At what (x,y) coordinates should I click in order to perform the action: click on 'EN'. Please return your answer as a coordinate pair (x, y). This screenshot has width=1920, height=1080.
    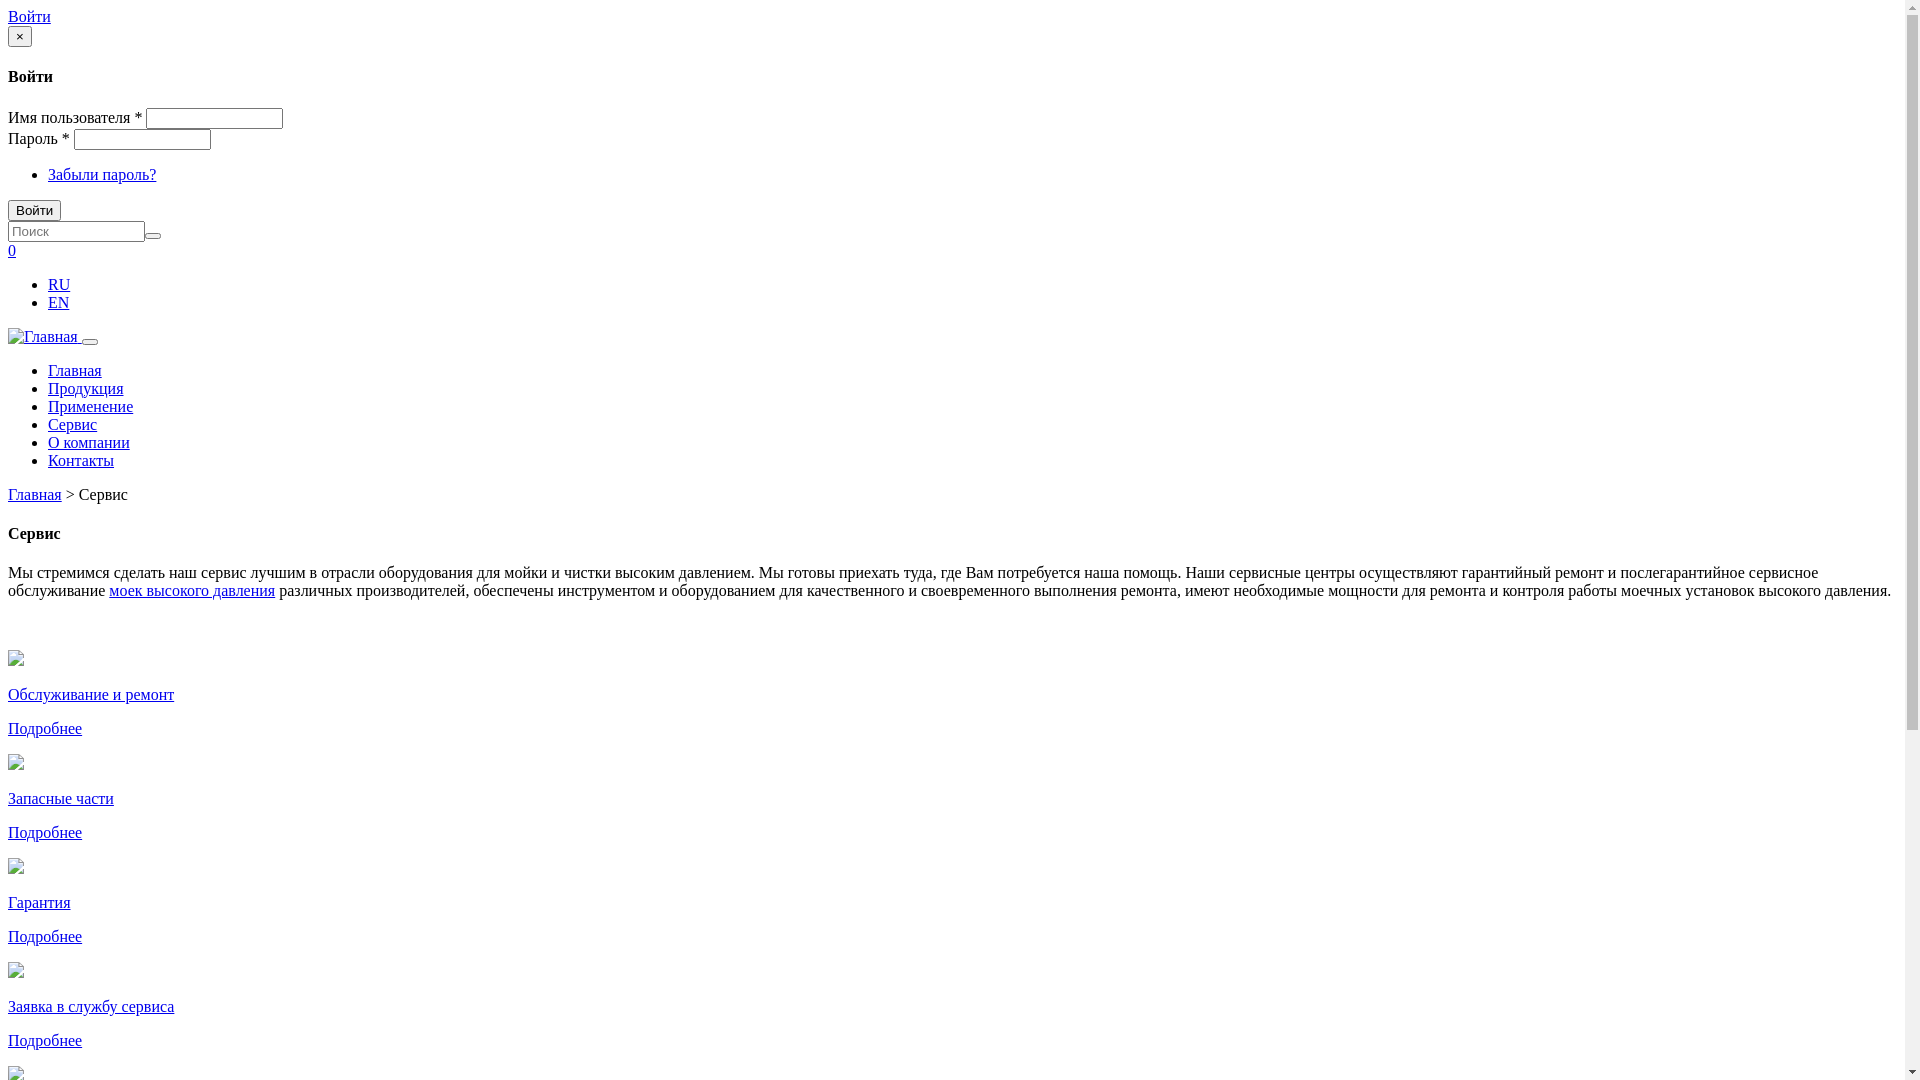
    Looking at the image, I should click on (58, 302).